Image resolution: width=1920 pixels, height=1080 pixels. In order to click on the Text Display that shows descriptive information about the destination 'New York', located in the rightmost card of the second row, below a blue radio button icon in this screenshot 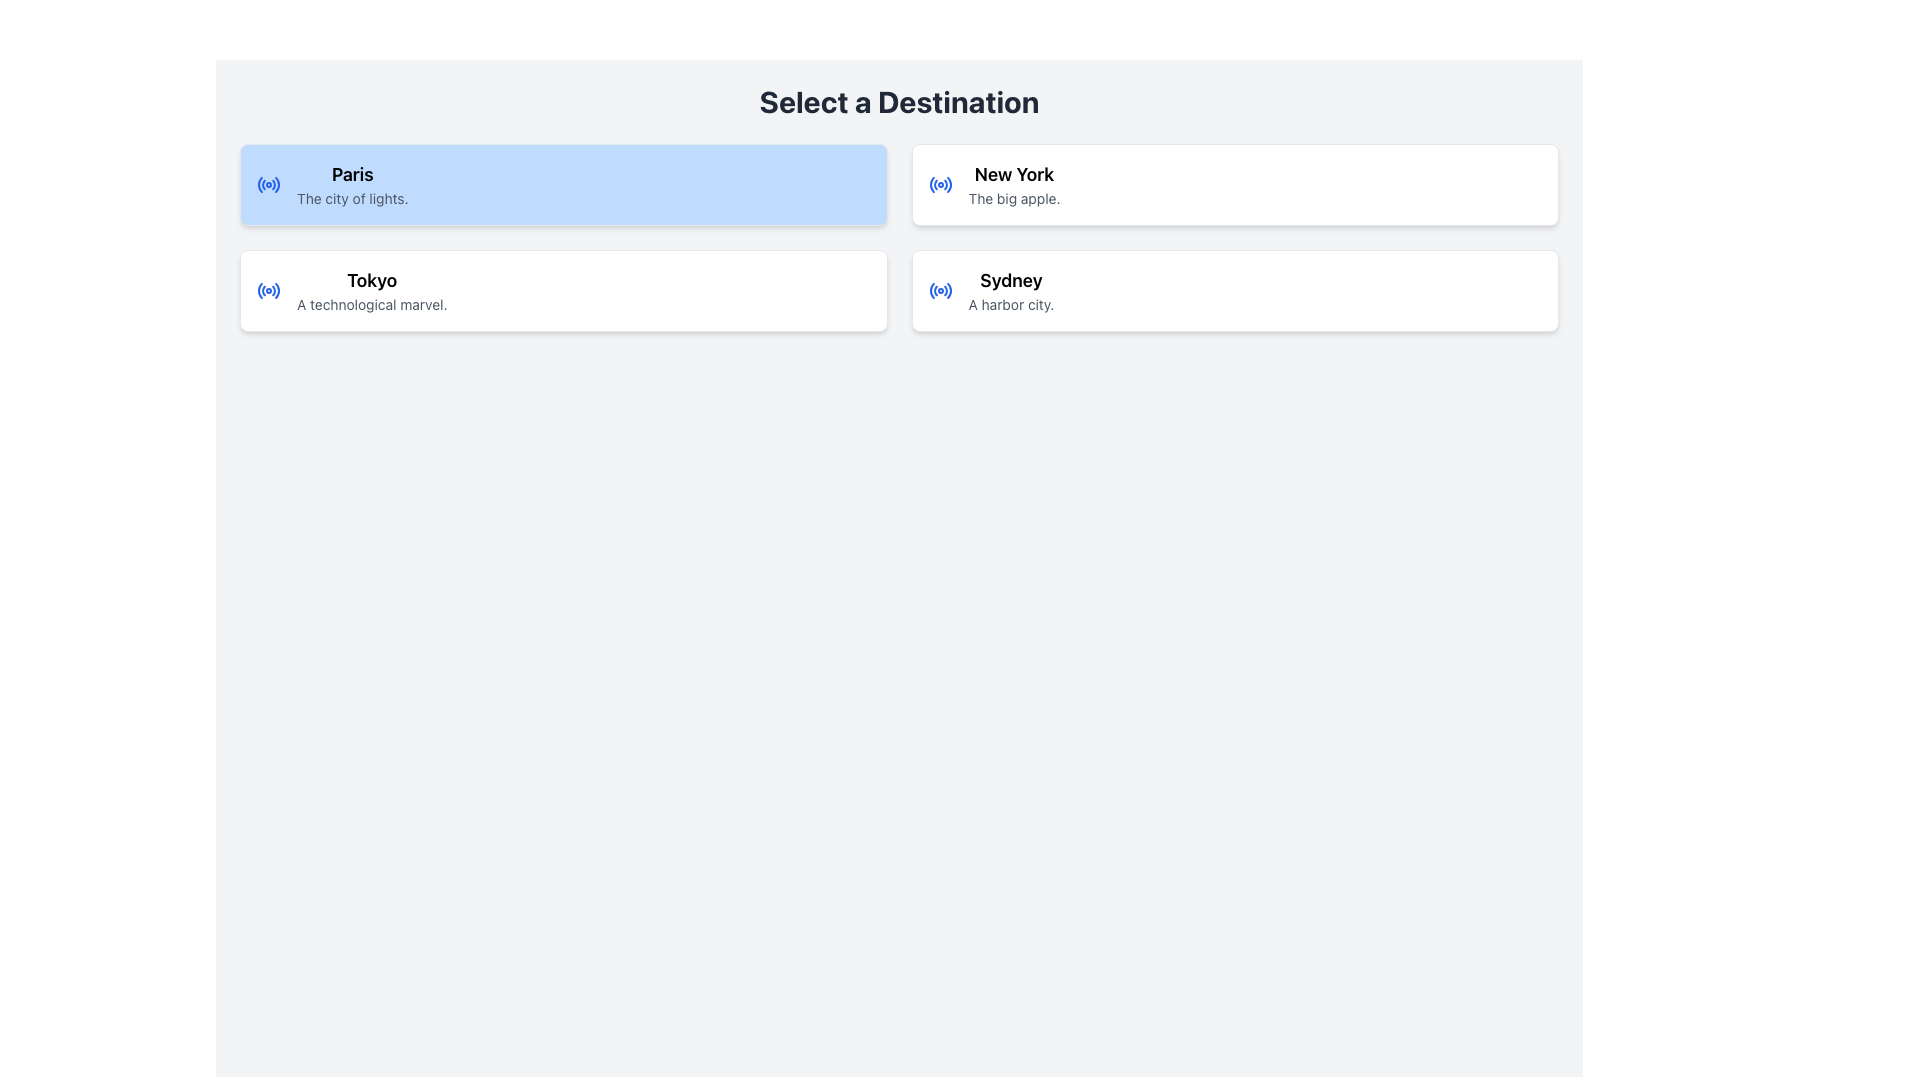, I will do `click(1014, 185)`.